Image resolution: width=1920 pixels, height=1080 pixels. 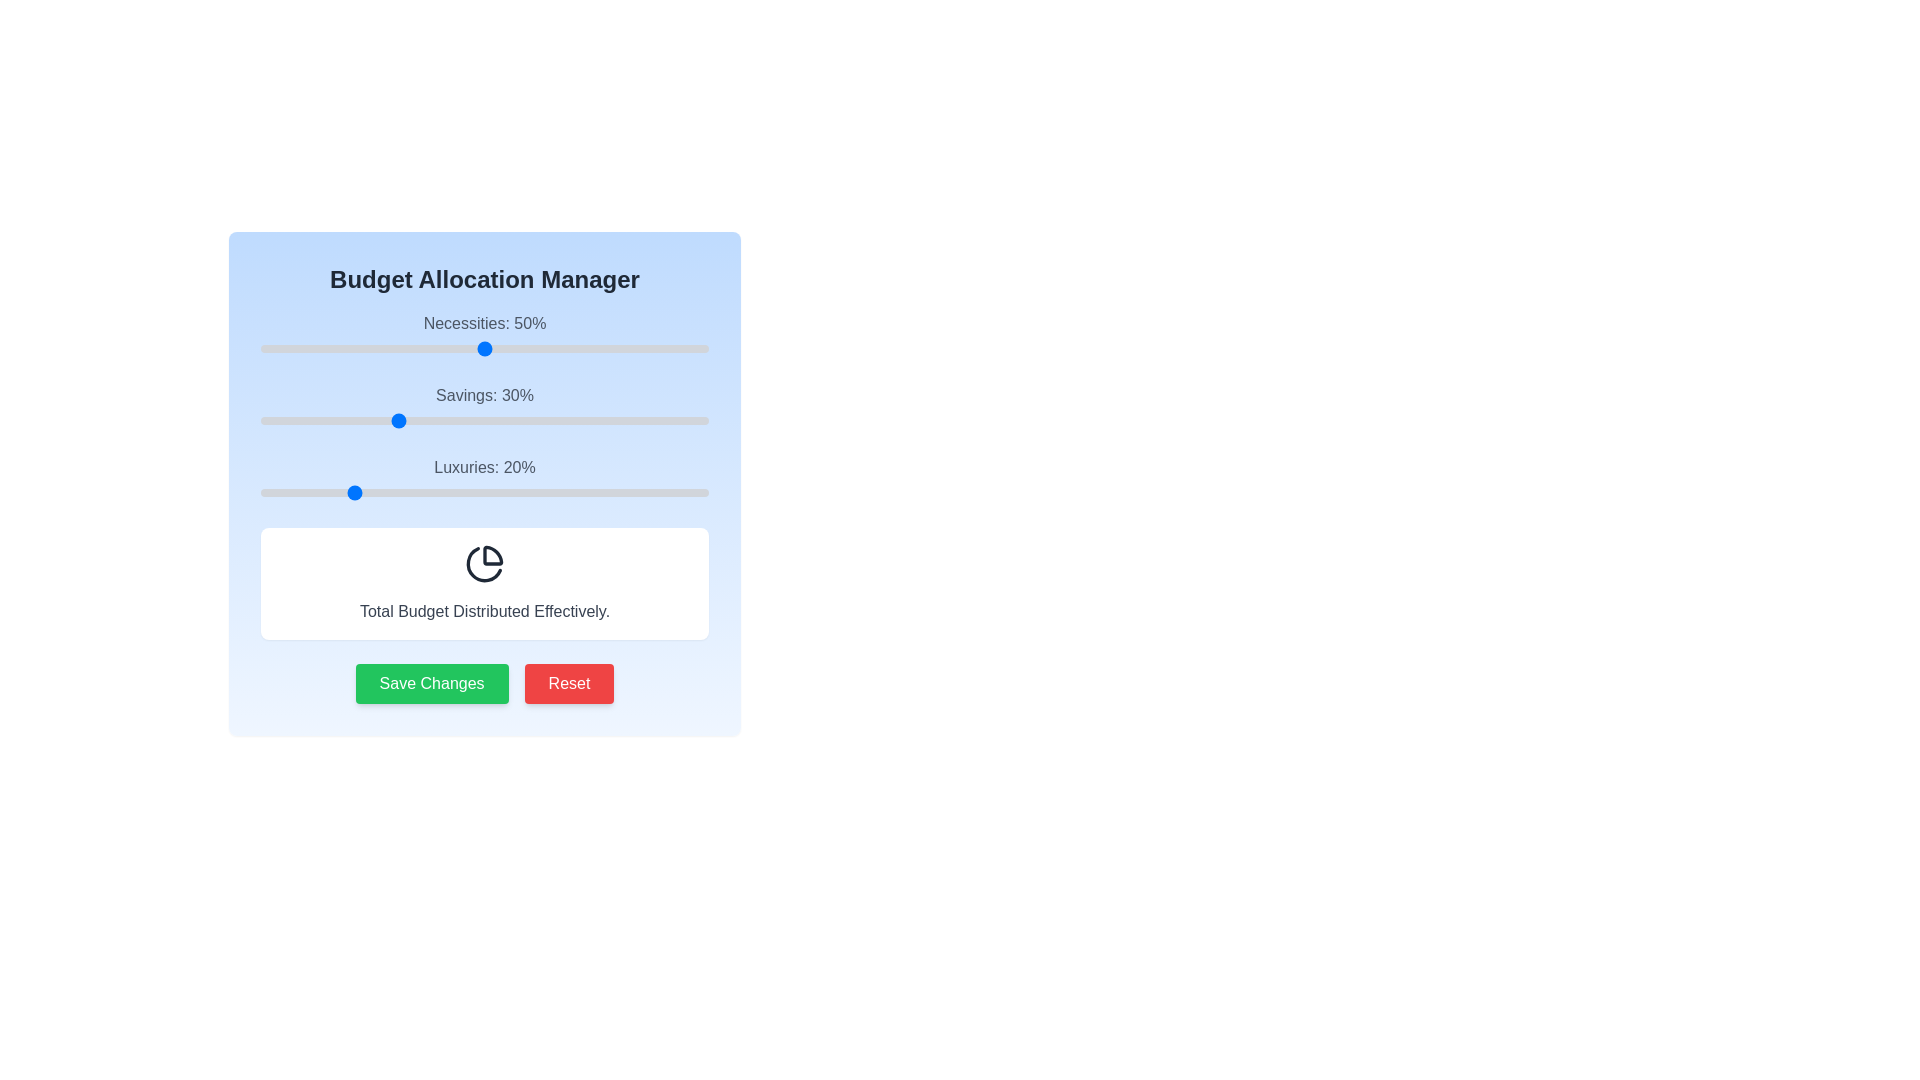 What do you see at coordinates (682, 347) in the screenshot?
I see `the 'necessities' slider` at bounding box center [682, 347].